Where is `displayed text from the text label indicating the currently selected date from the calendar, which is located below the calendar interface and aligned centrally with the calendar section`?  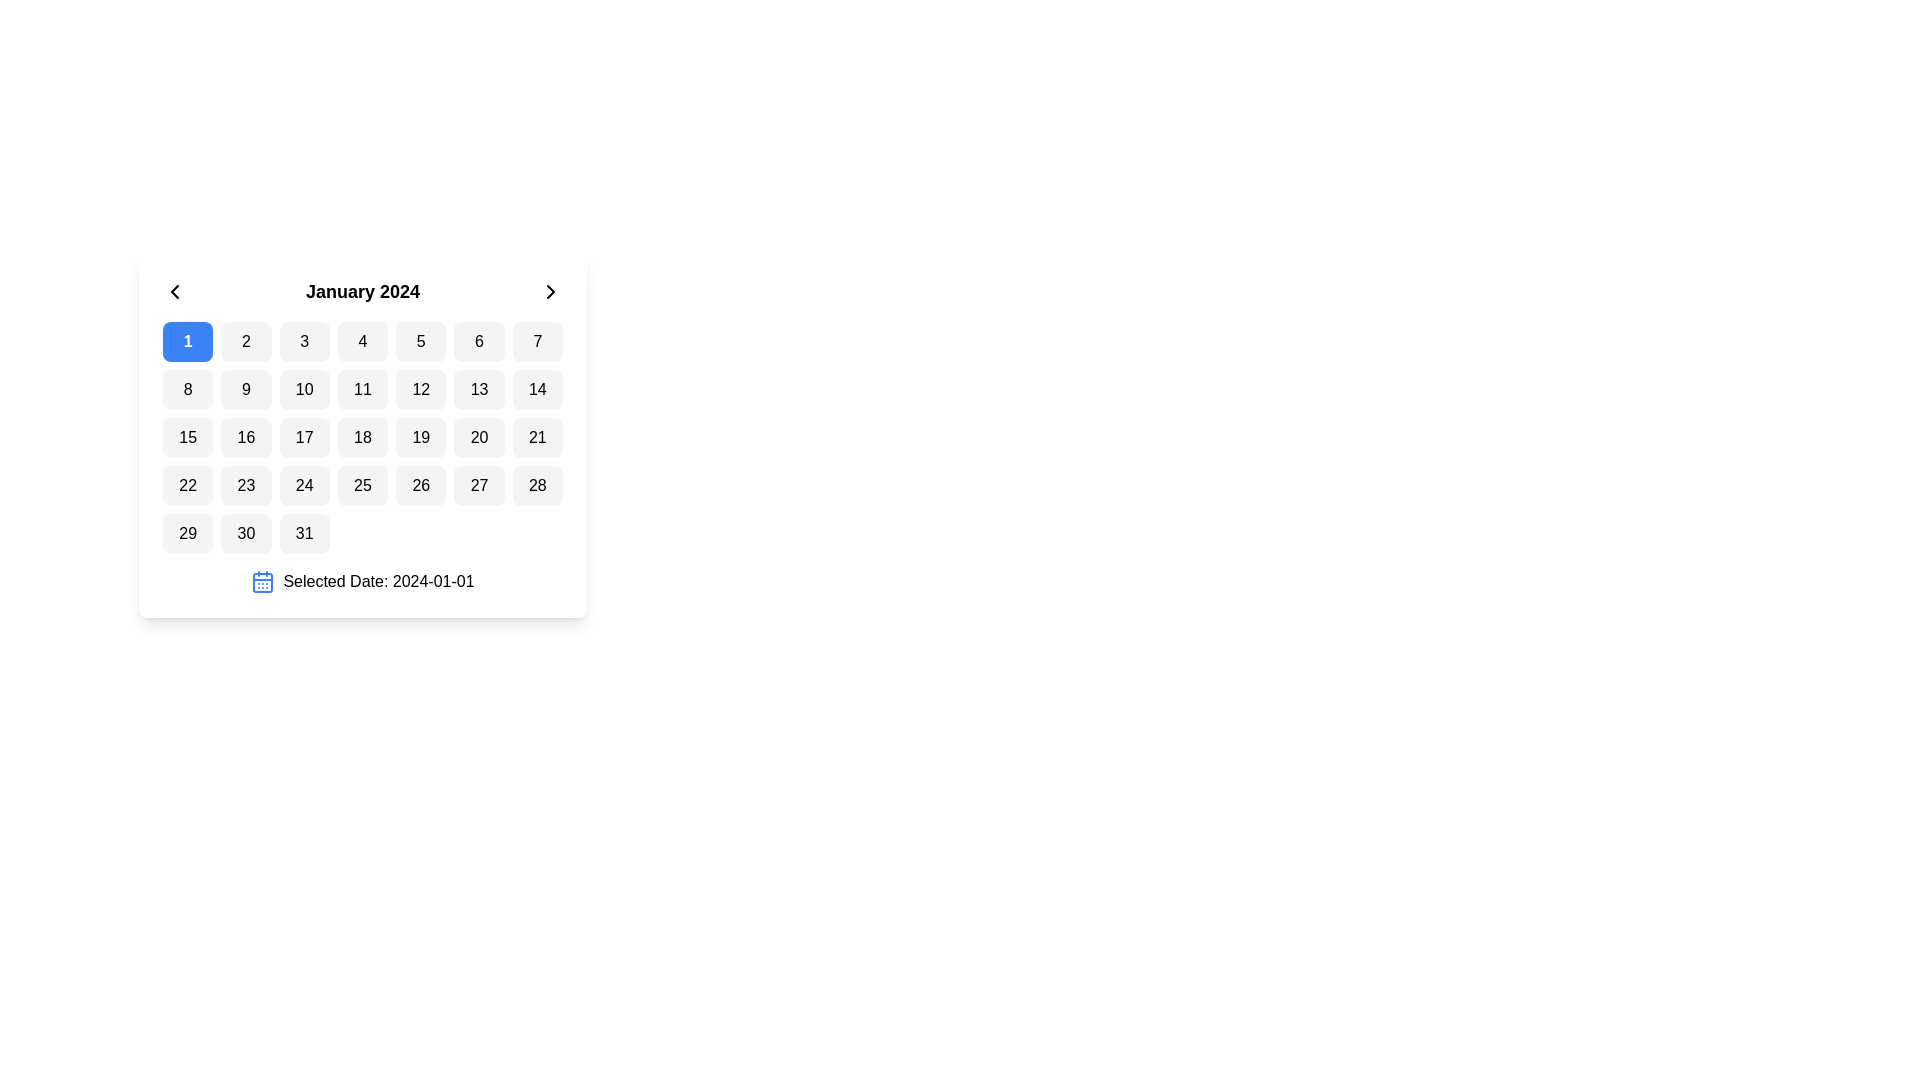 displayed text from the text label indicating the currently selected date from the calendar, which is located below the calendar interface and aligned centrally with the calendar section is located at coordinates (379, 582).